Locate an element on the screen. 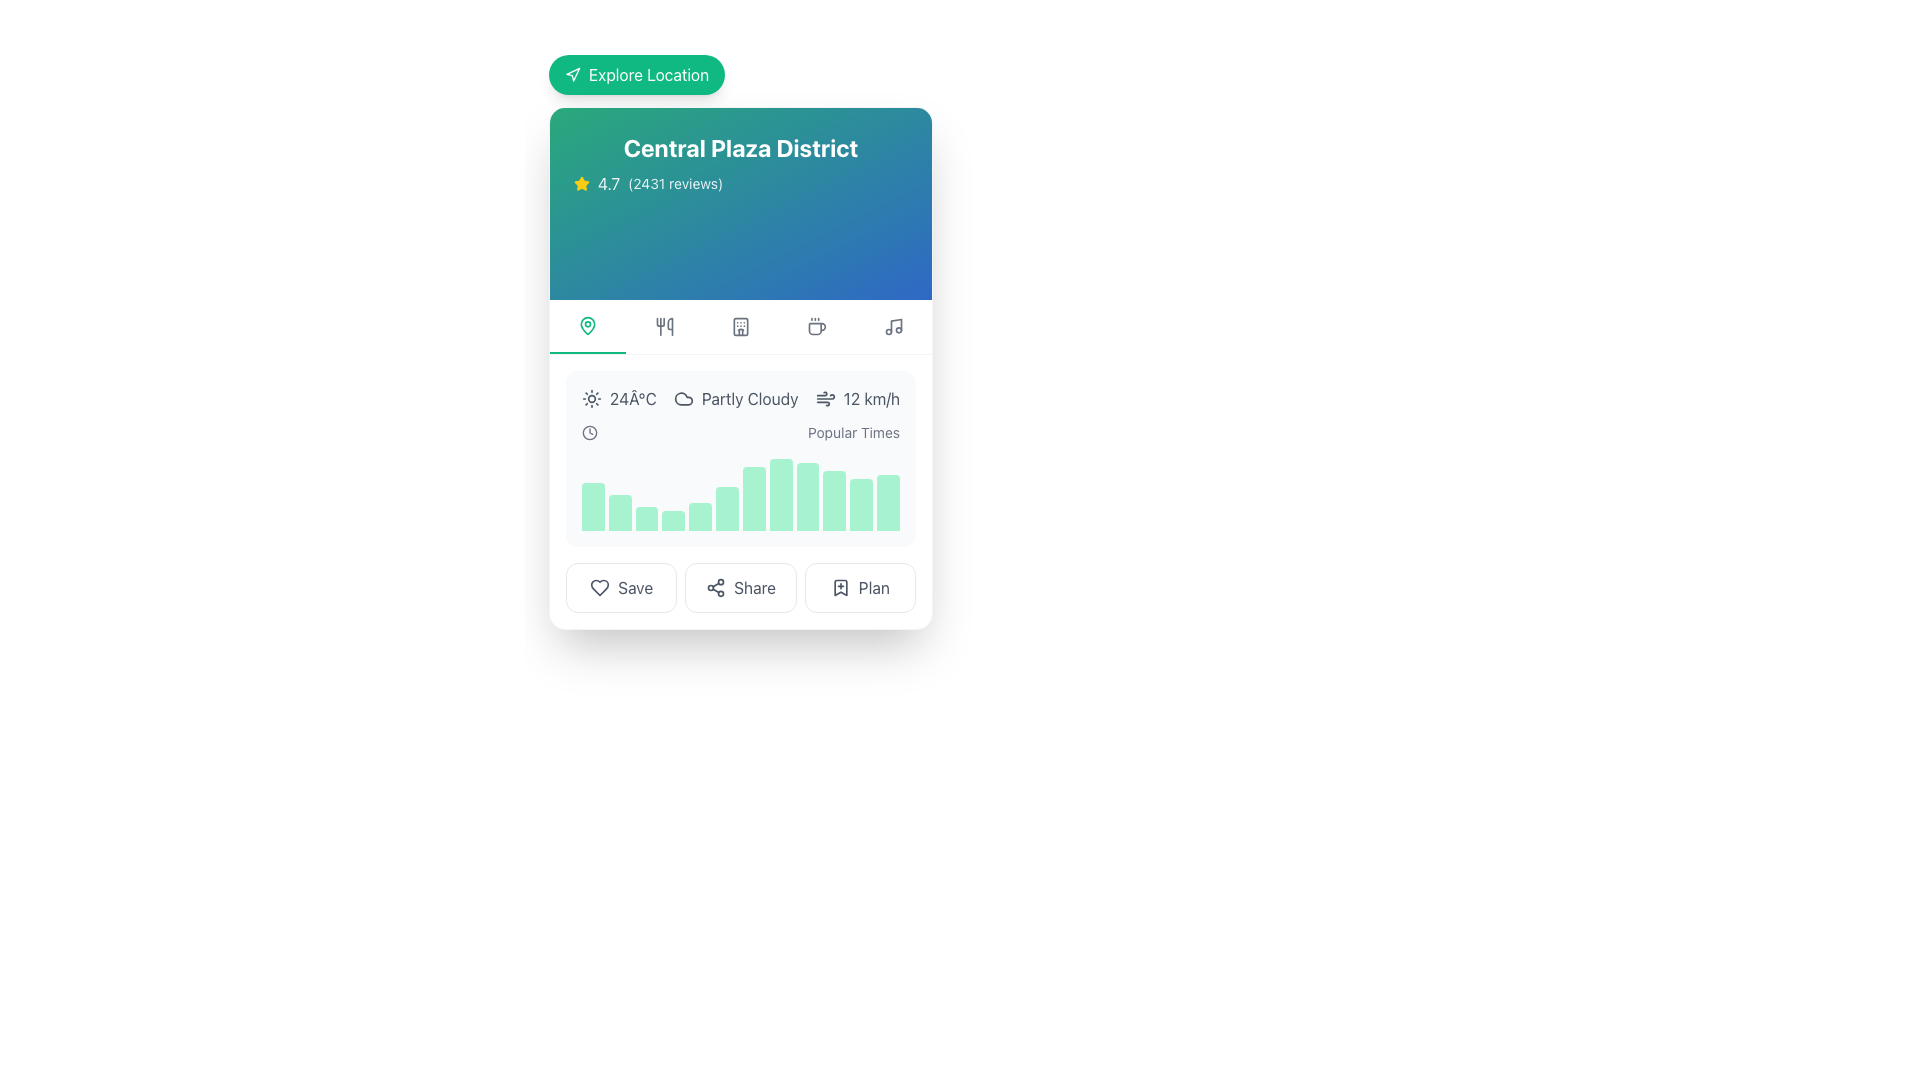 The image size is (1920, 1080). the icon button resembling a fork and knife, which is the second interactive icon below the header 'Central Plaza District' is located at coordinates (664, 326).